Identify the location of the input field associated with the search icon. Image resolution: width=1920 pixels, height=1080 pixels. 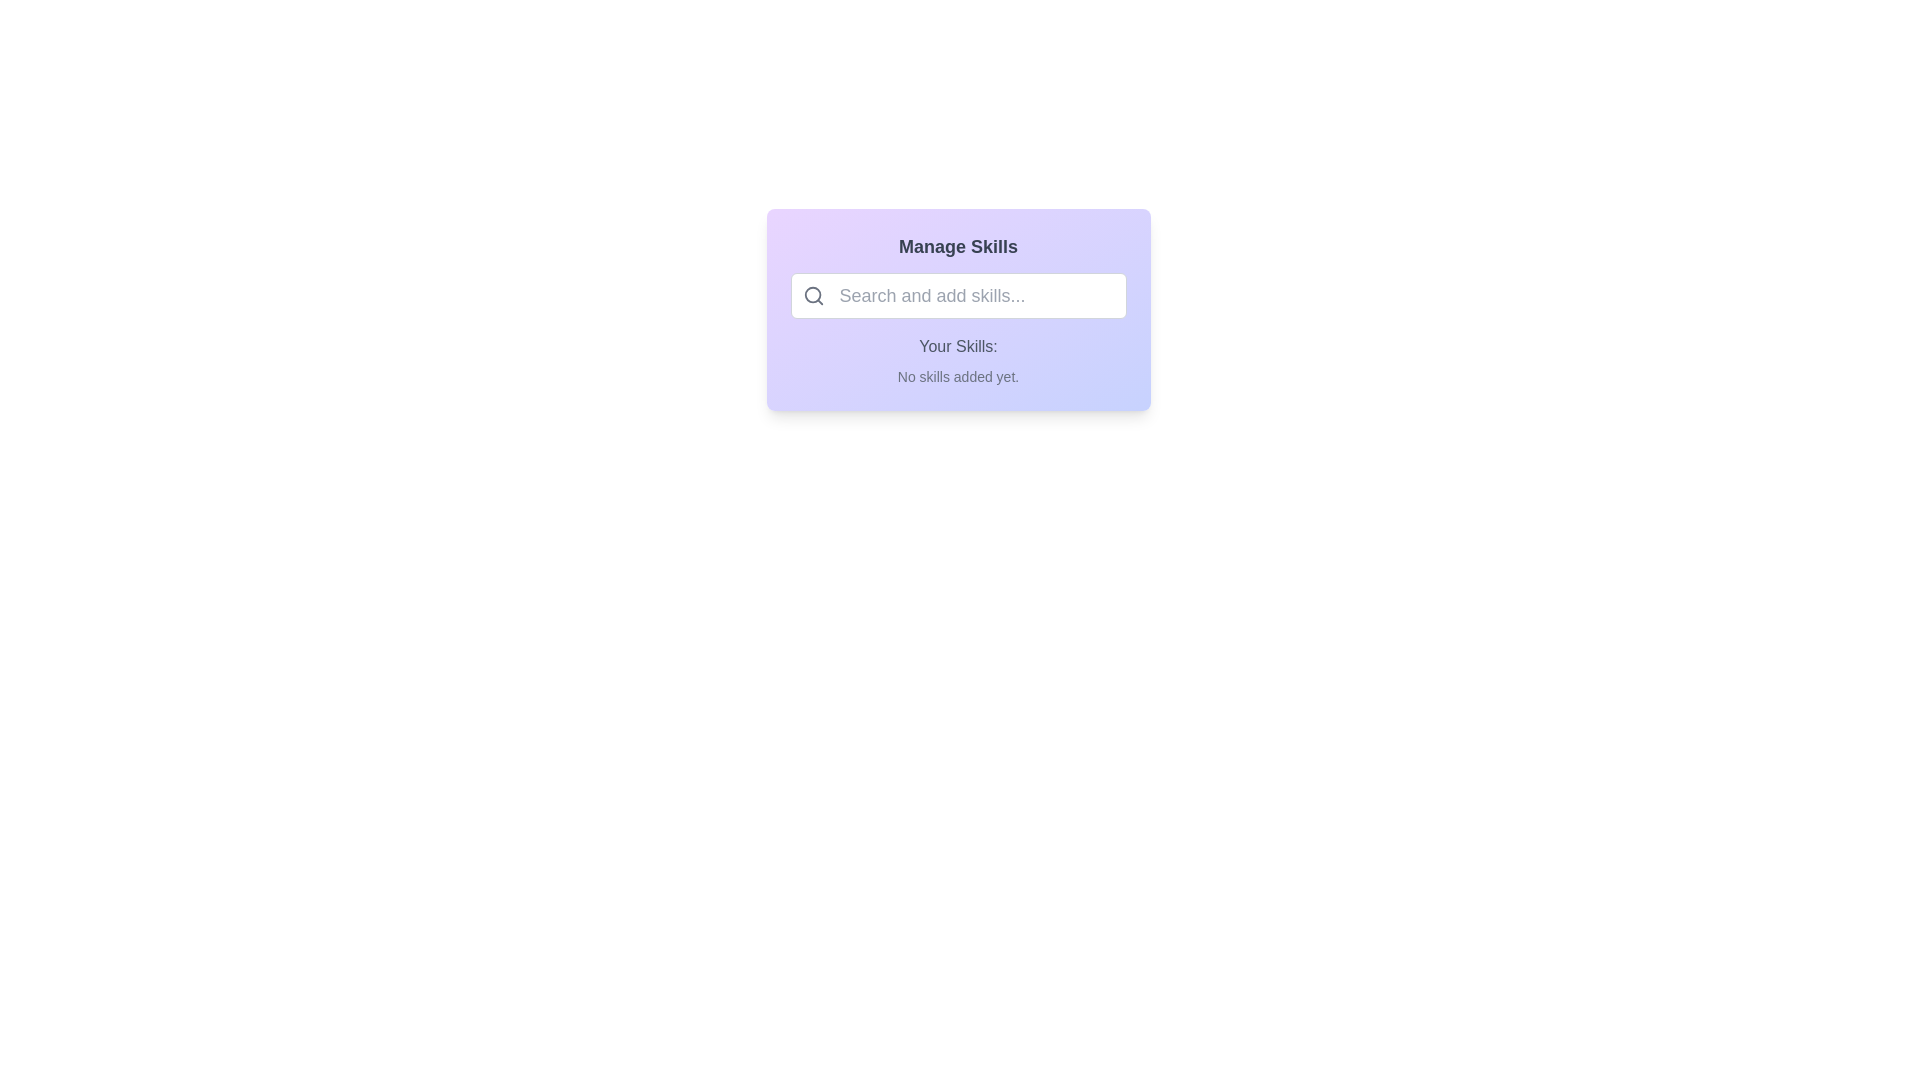
(813, 296).